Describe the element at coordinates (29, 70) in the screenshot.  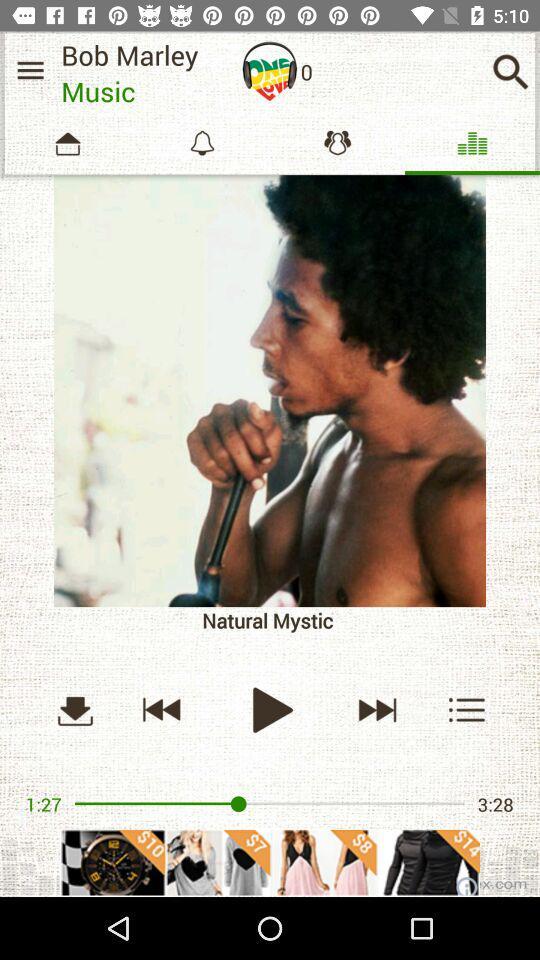
I see `menu paga` at that location.